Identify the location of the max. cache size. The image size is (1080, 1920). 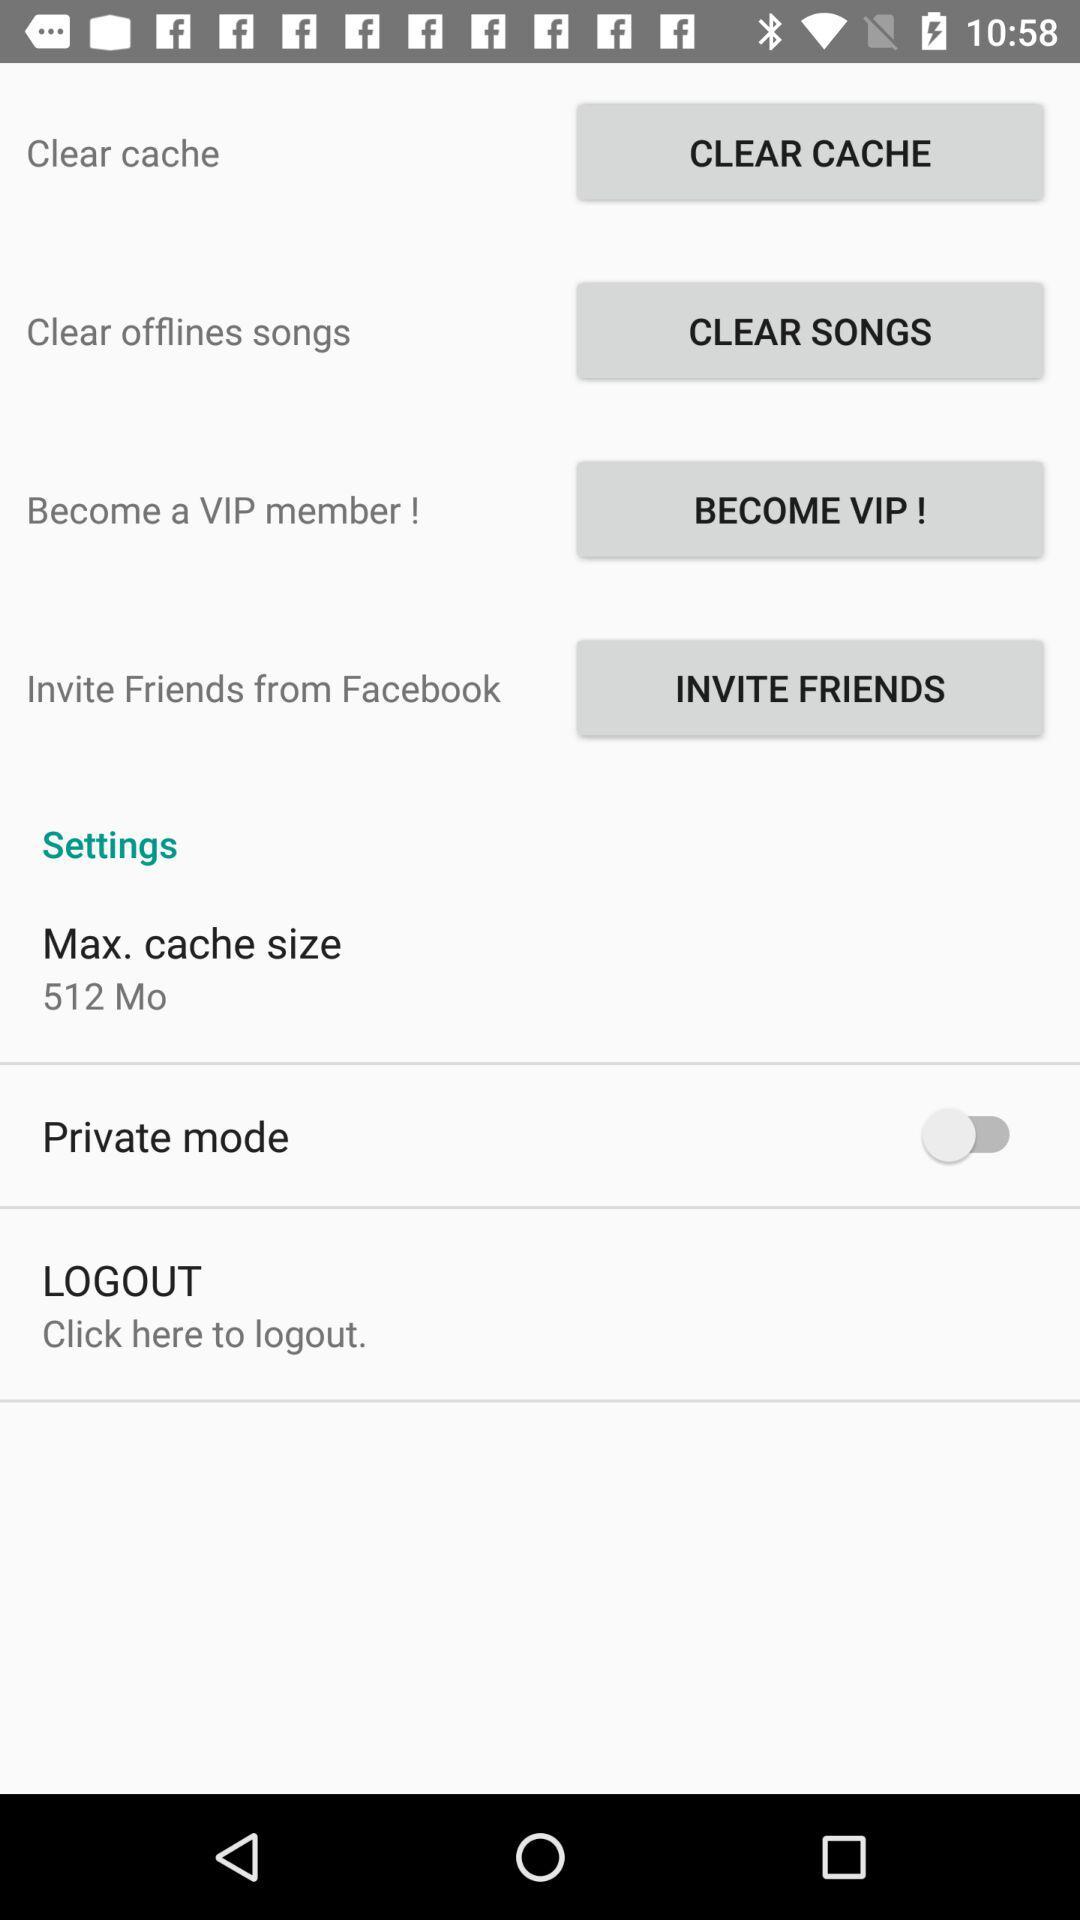
(192, 940).